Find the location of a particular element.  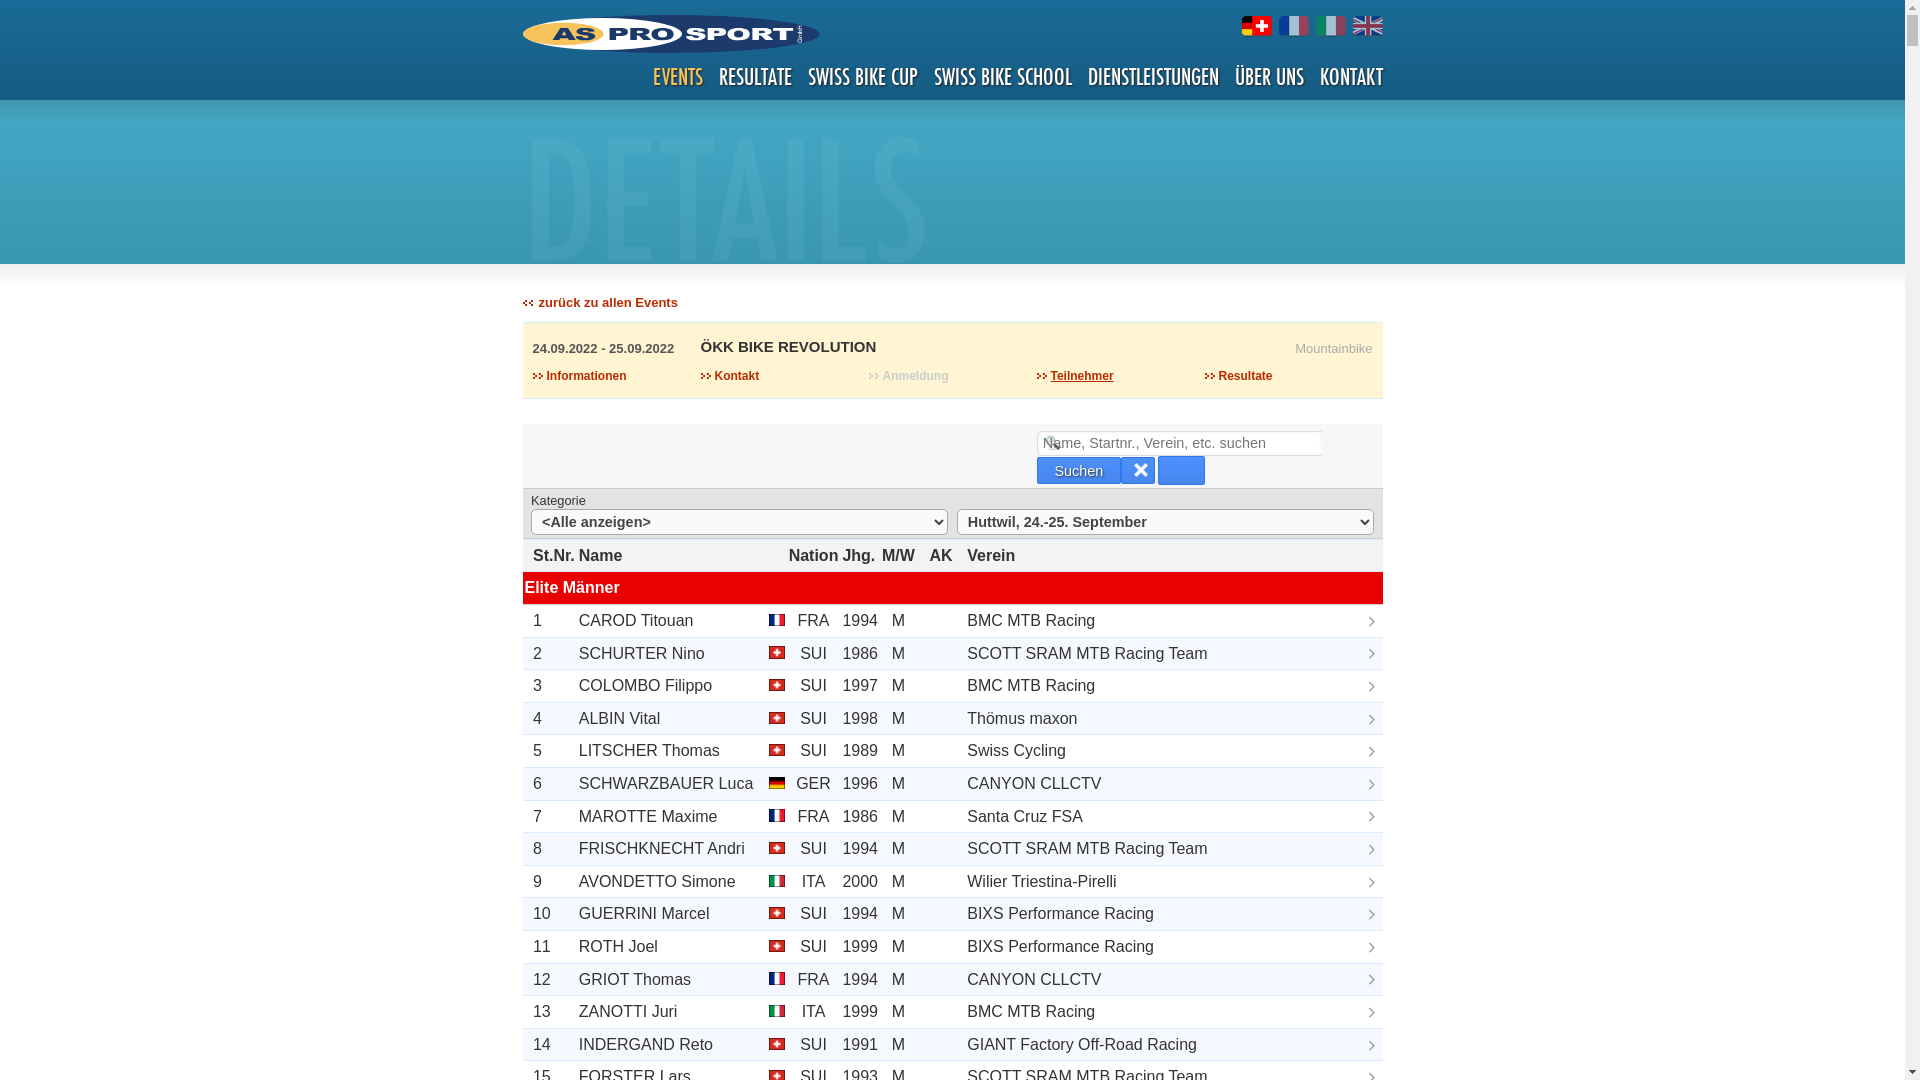

'RESULTATE' is located at coordinates (753, 75).